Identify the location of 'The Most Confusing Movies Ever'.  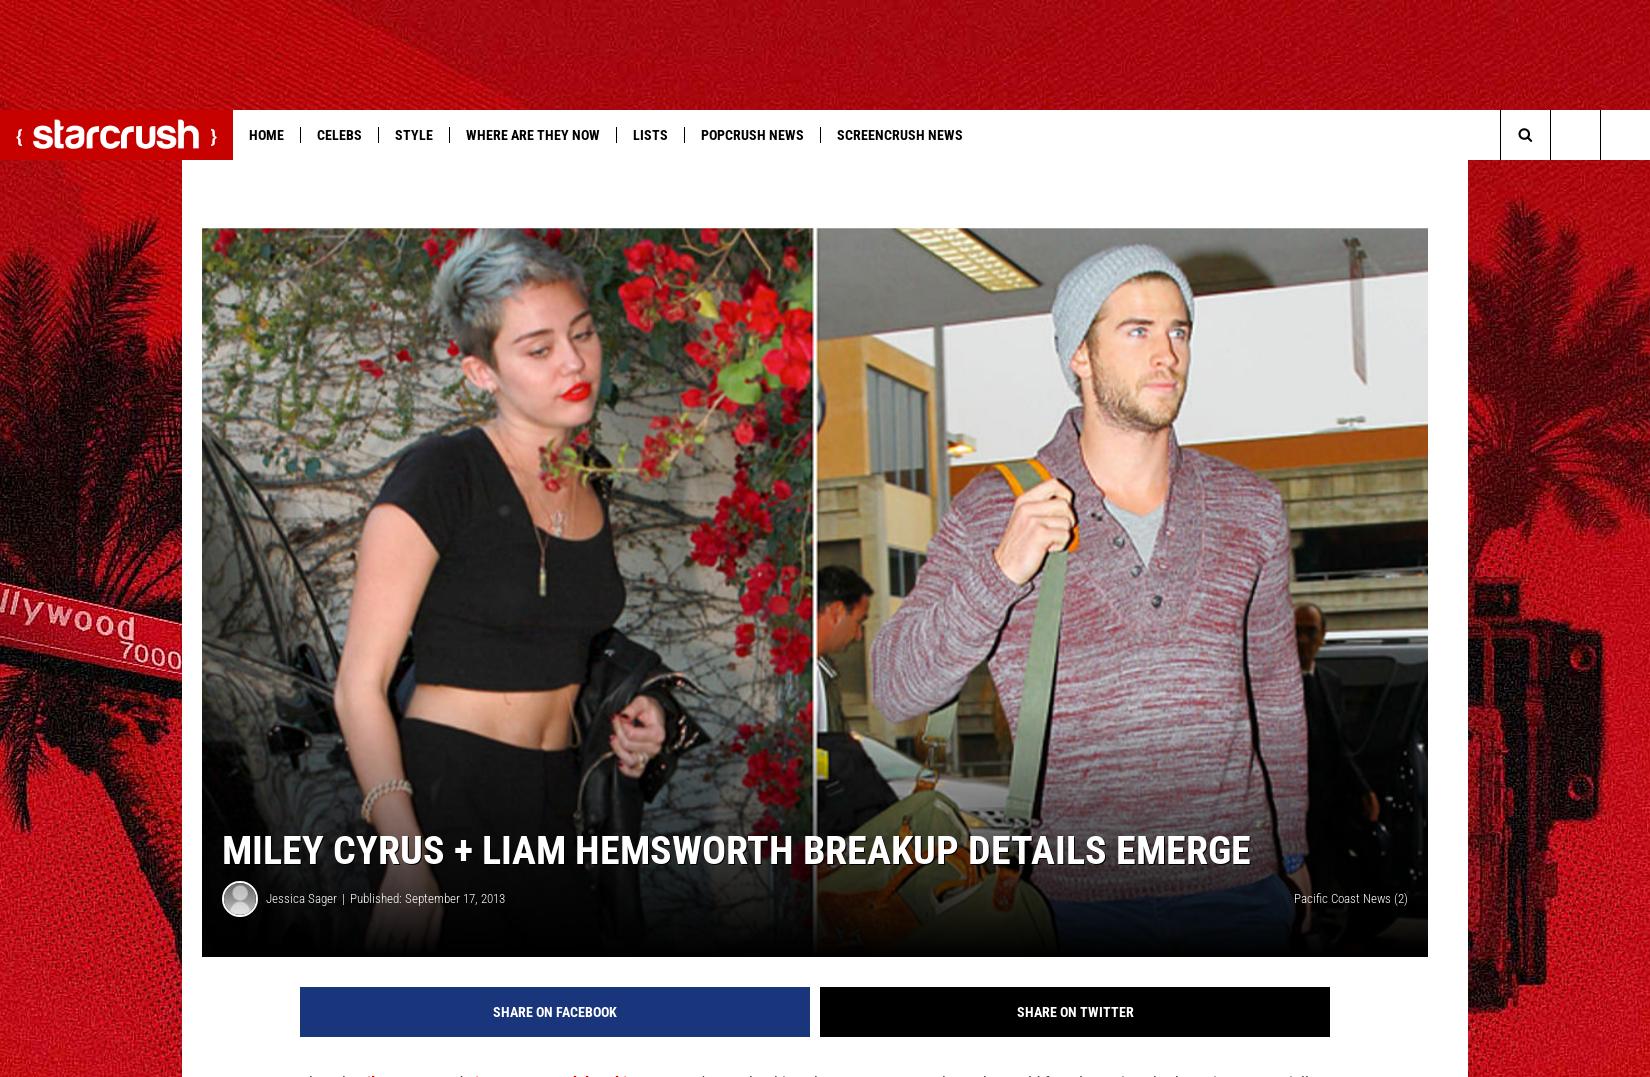
(843, 174).